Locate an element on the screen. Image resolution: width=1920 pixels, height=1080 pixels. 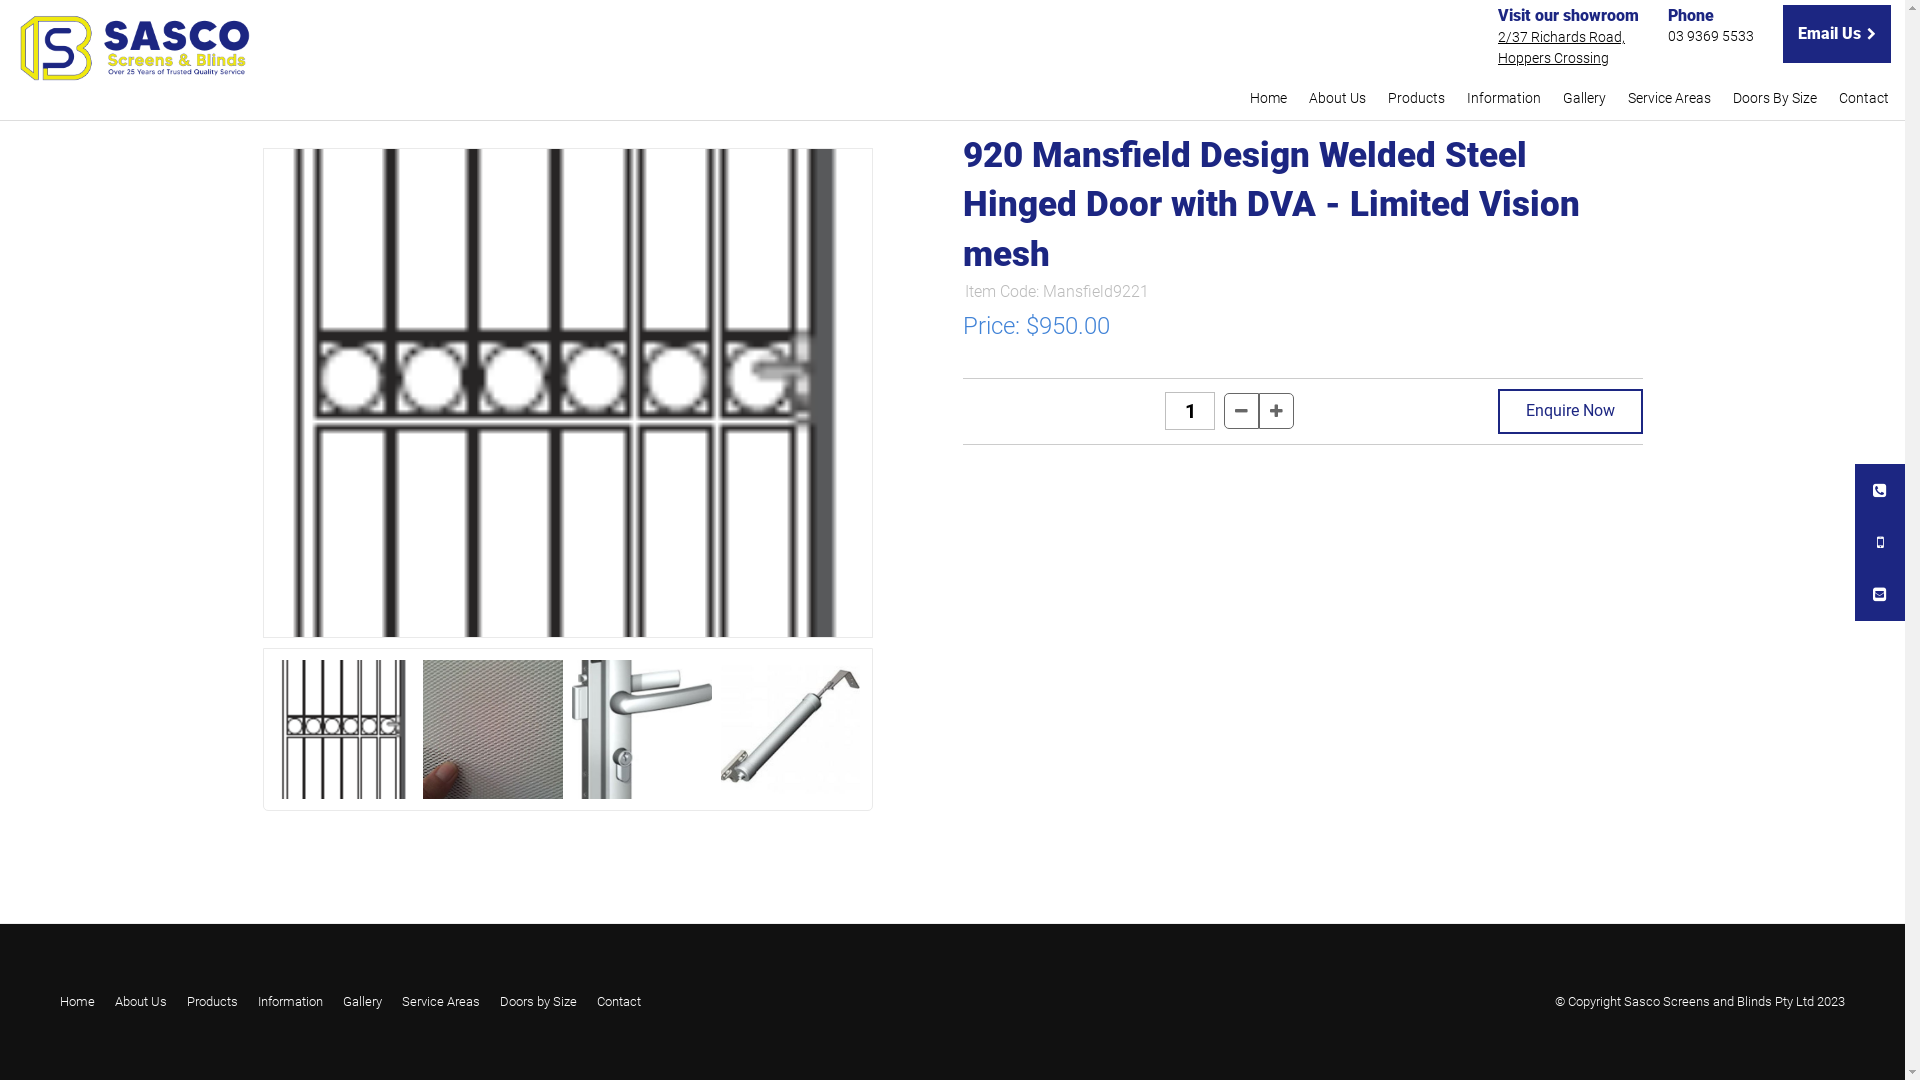
'Products' is located at coordinates (1415, 98).